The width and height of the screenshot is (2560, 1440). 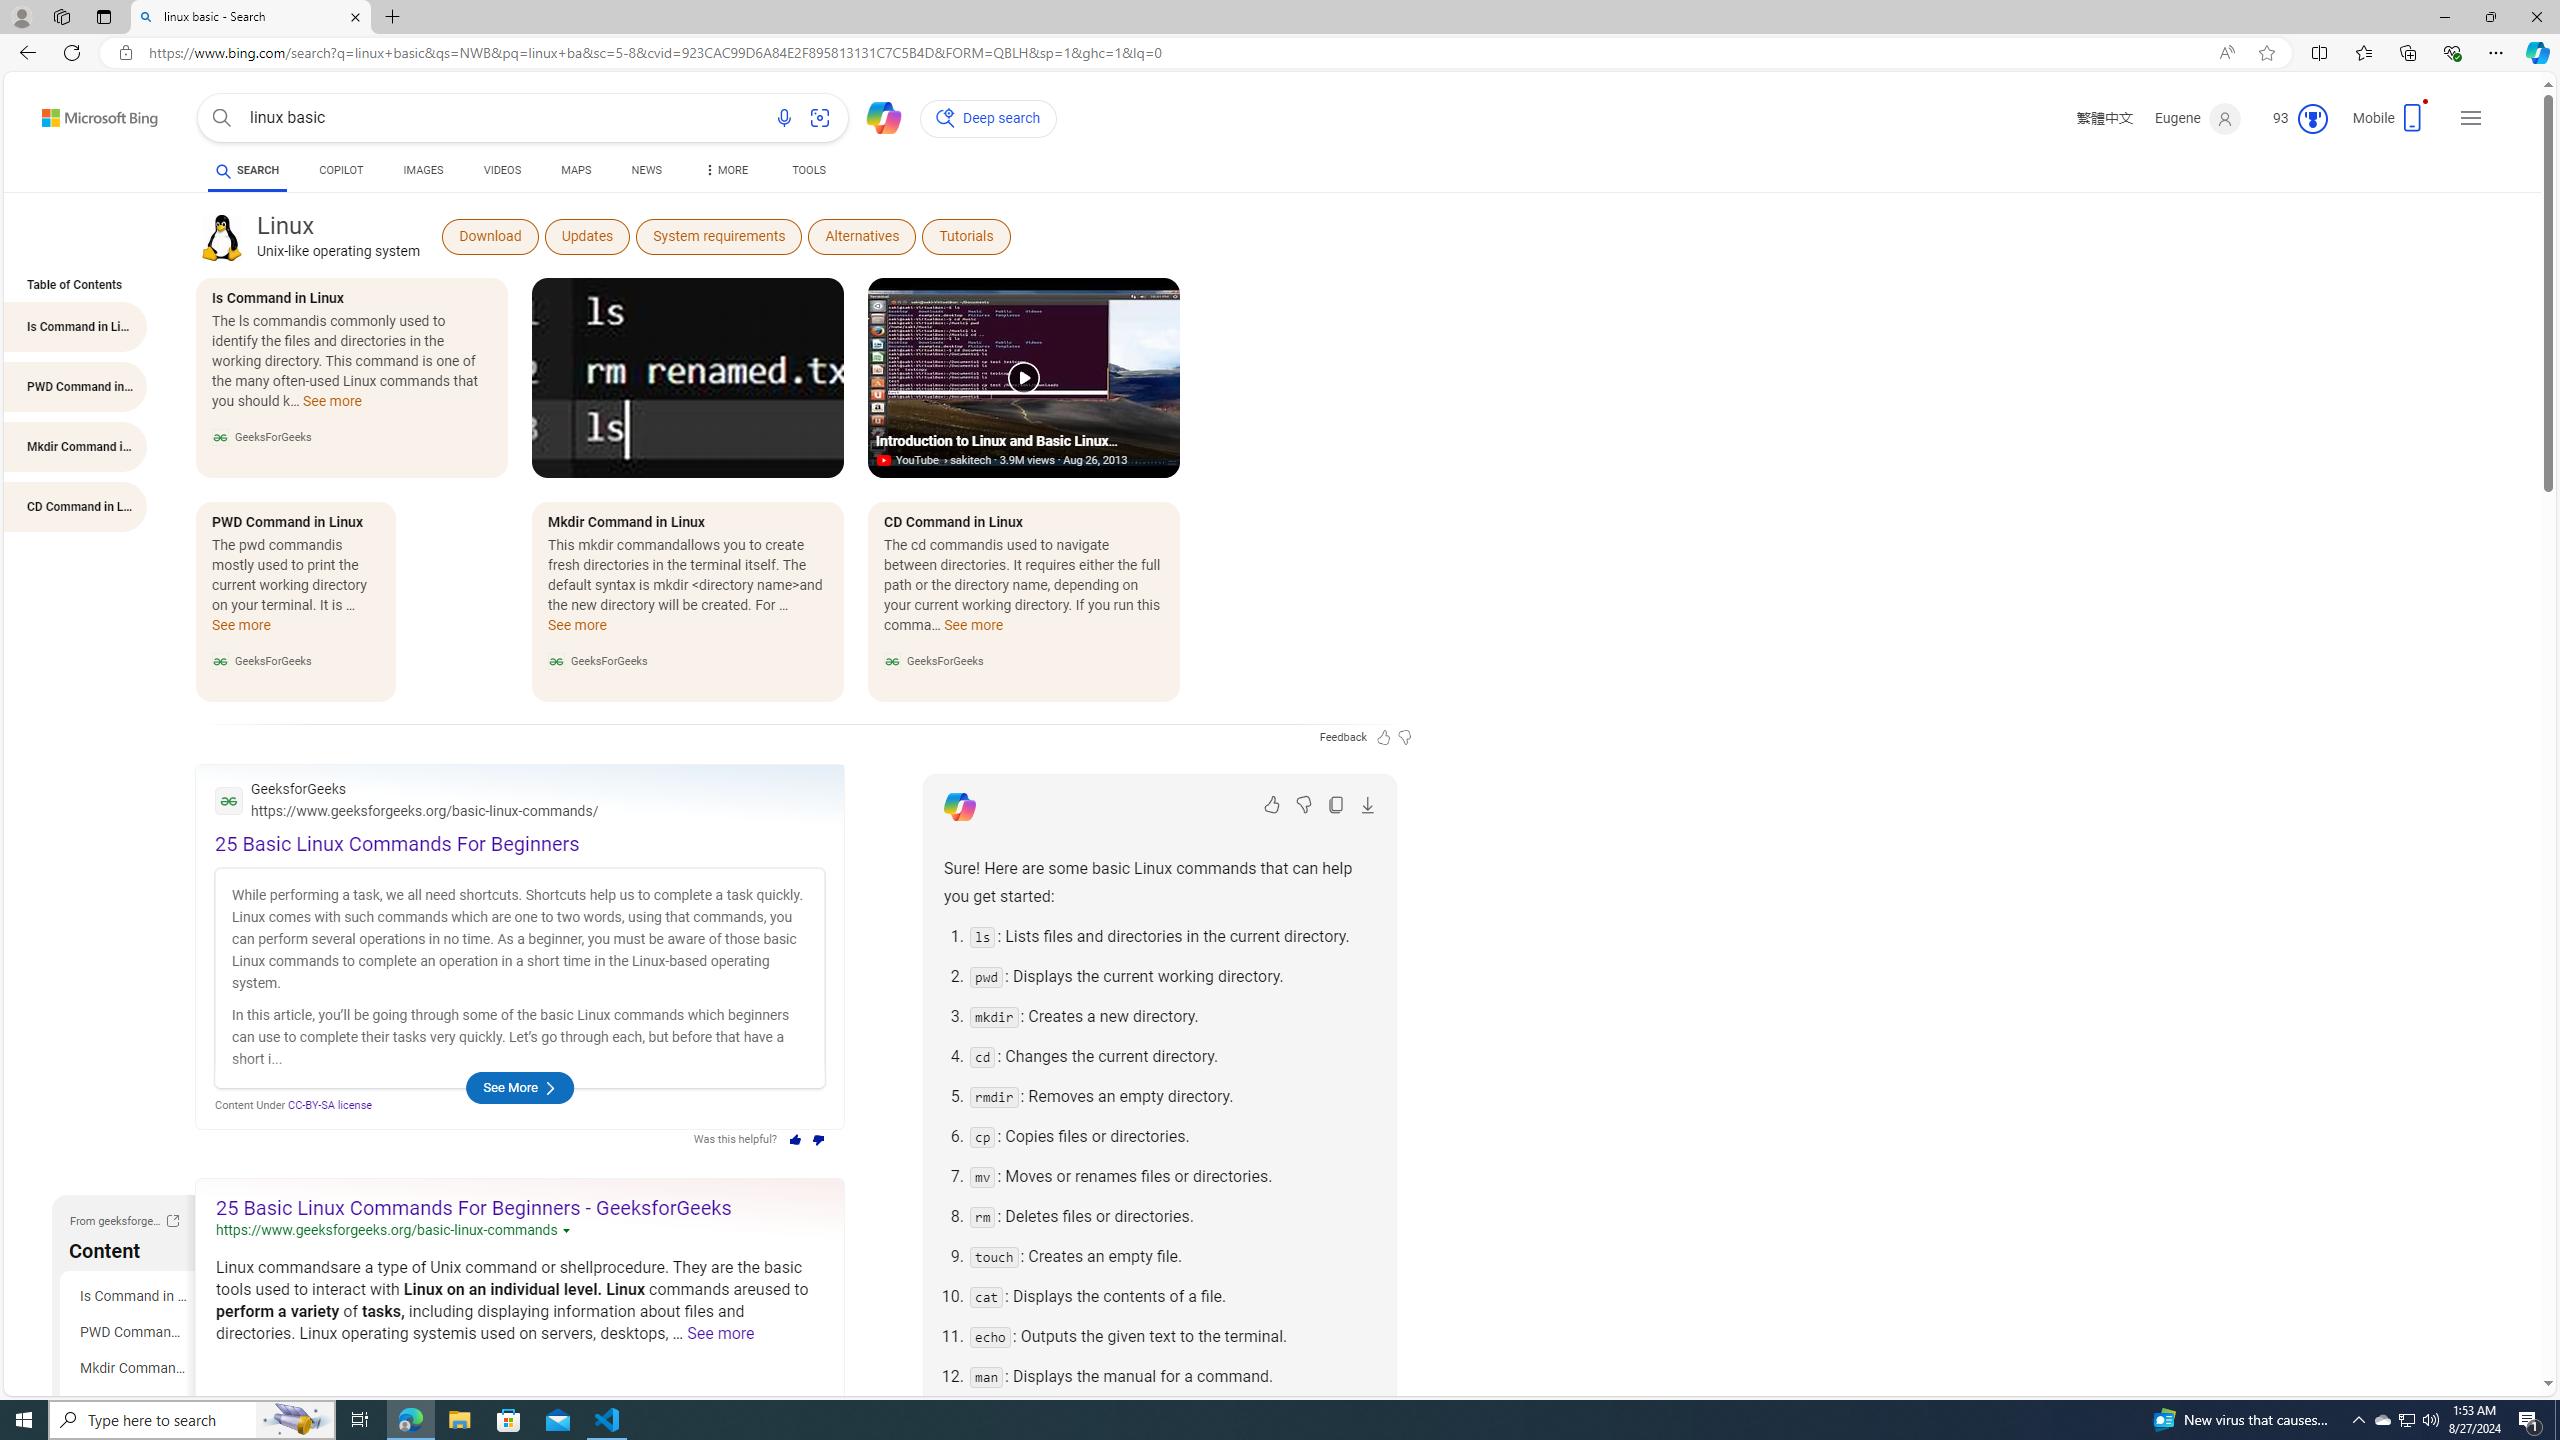 What do you see at coordinates (398, 842) in the screenshot?
I see `'25 Basic Linux Commands For Beginners'` at bounding box center [398, 842].